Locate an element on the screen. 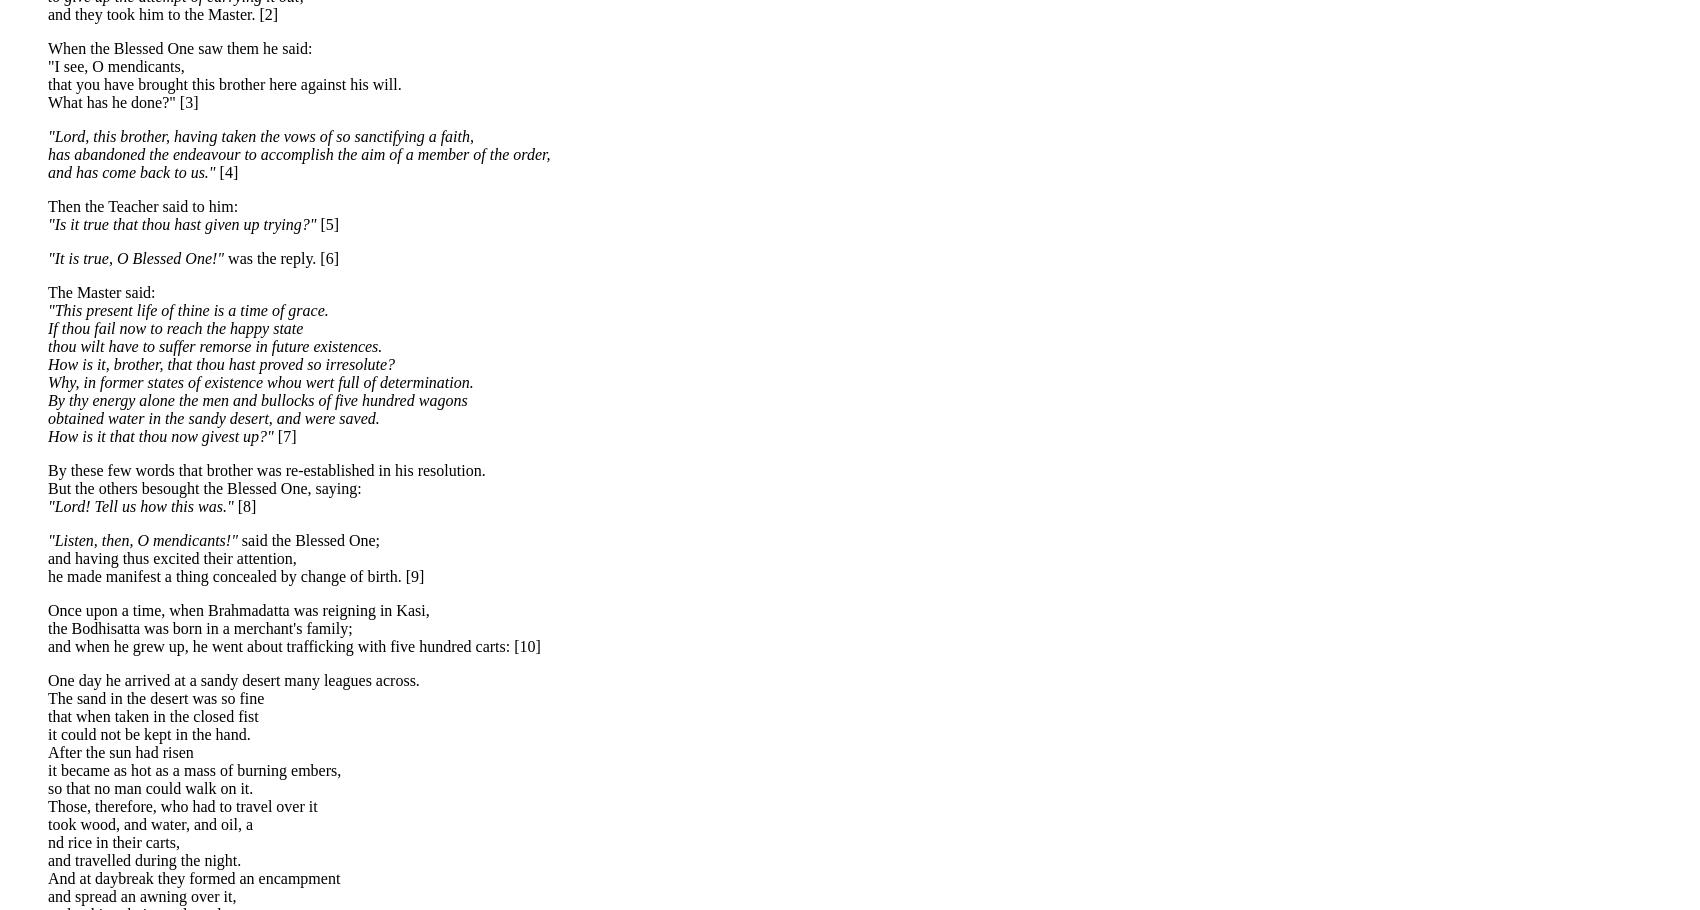  'Why,  in former states of existence whou  wert full  of determination.' is located at coordinates (260, 381).